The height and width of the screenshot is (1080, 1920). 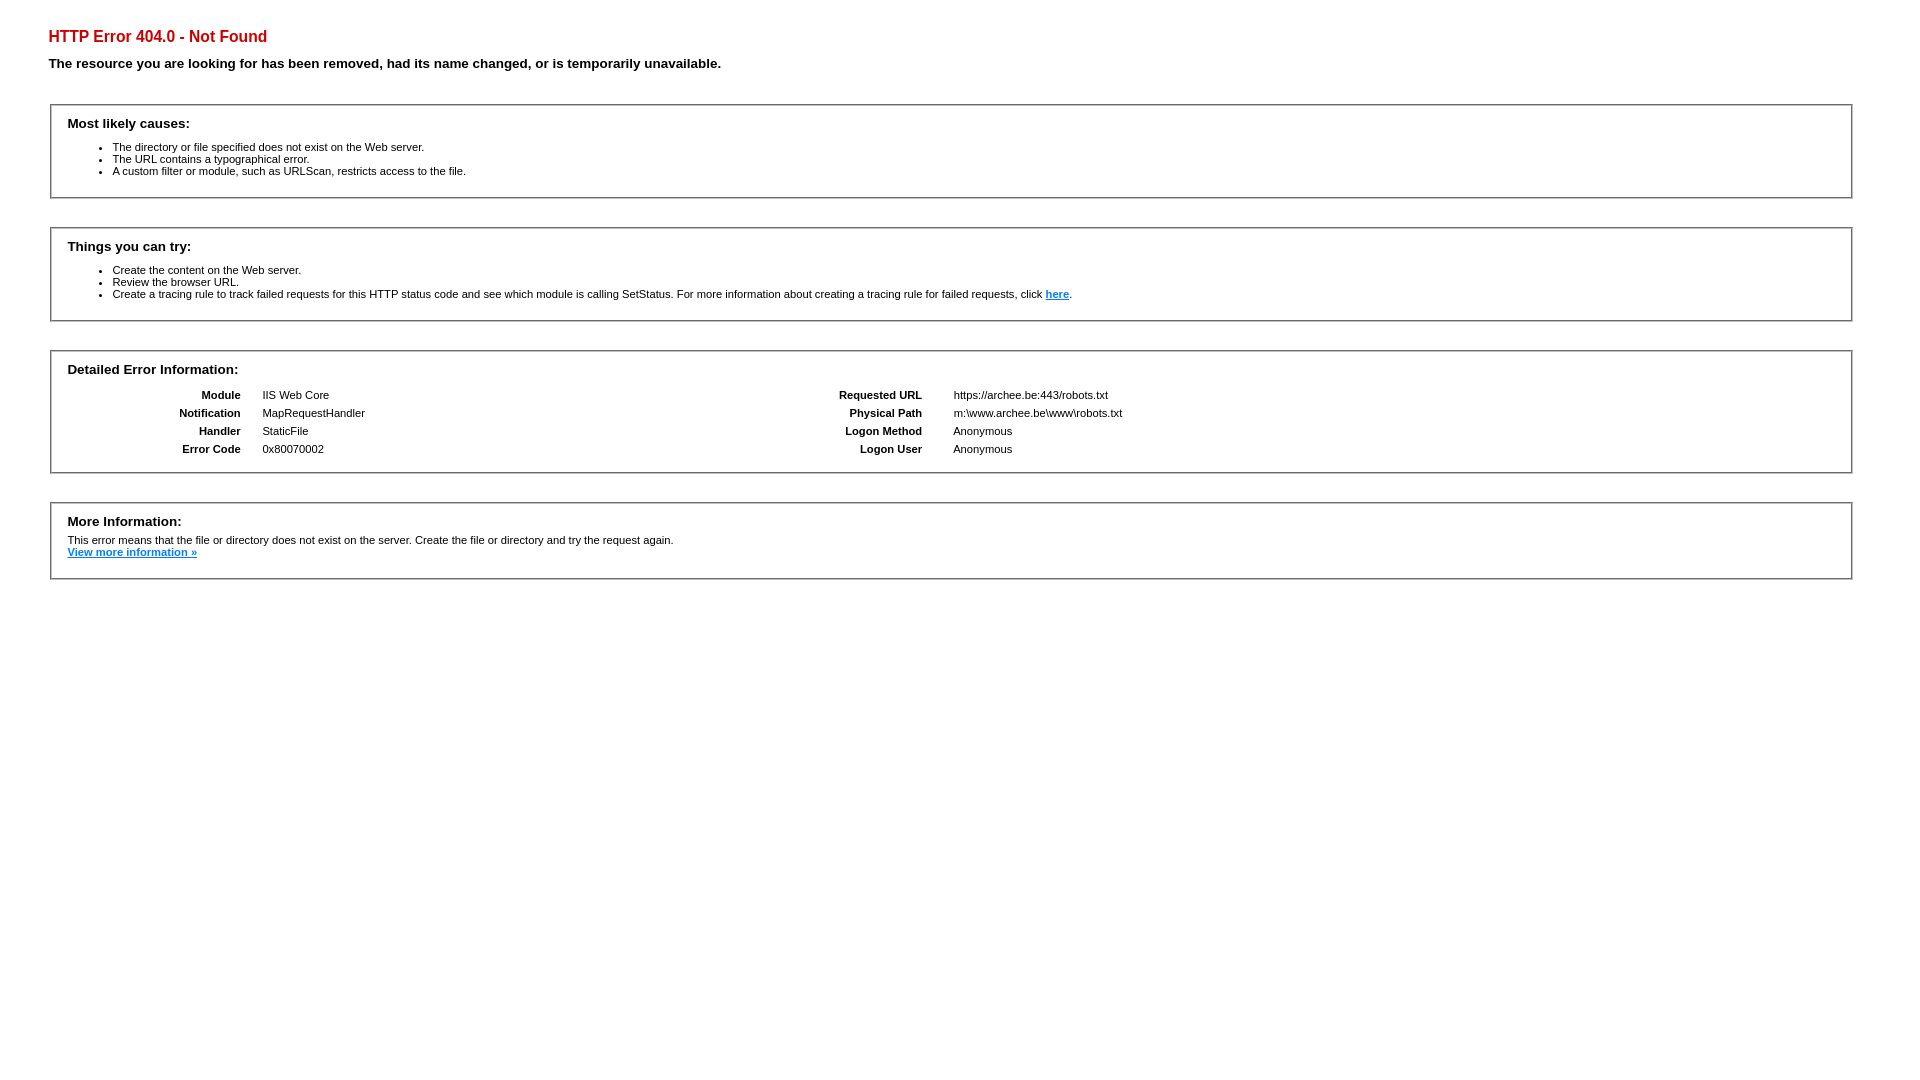 What do you see at coordinates (1045, 293) in the screenshot?
I see `'here'` at bounding box center [1045, 293].